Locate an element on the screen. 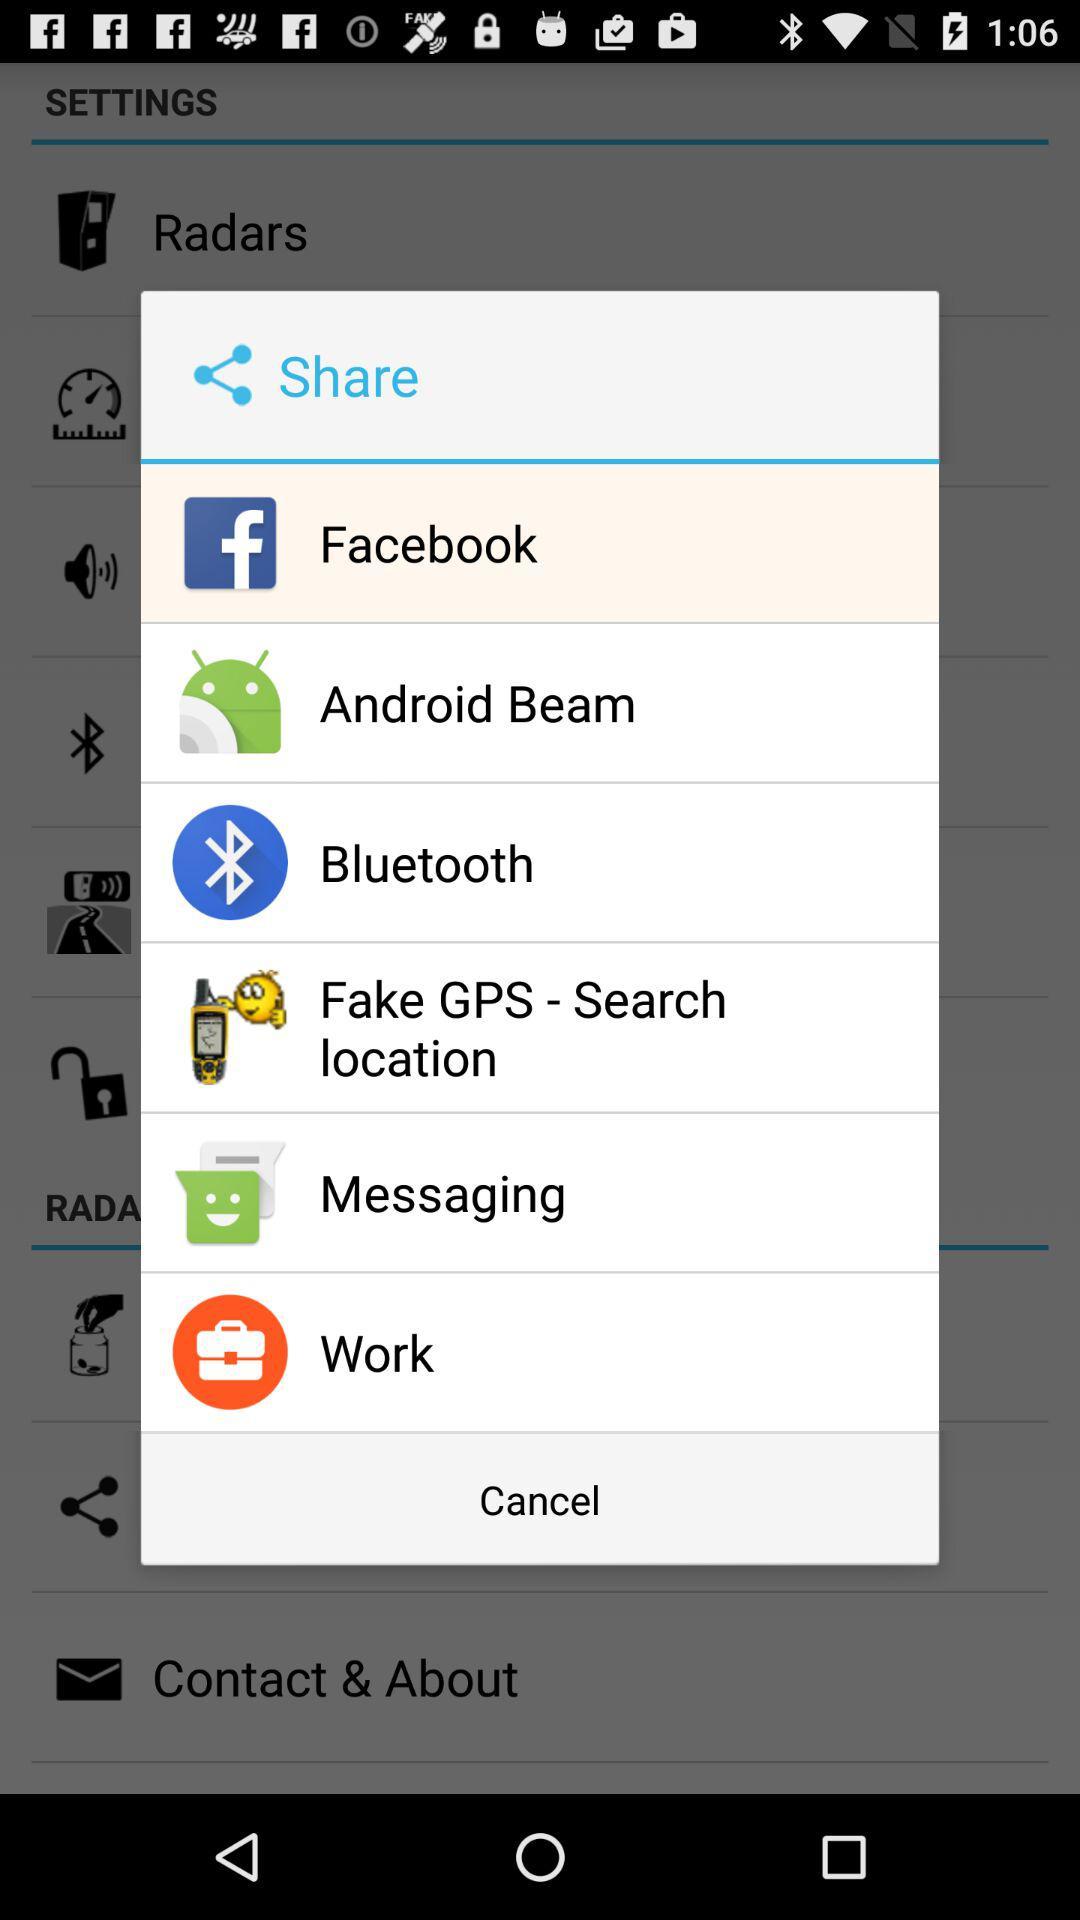  the bluetooth item is located at coordinates (623, 862).